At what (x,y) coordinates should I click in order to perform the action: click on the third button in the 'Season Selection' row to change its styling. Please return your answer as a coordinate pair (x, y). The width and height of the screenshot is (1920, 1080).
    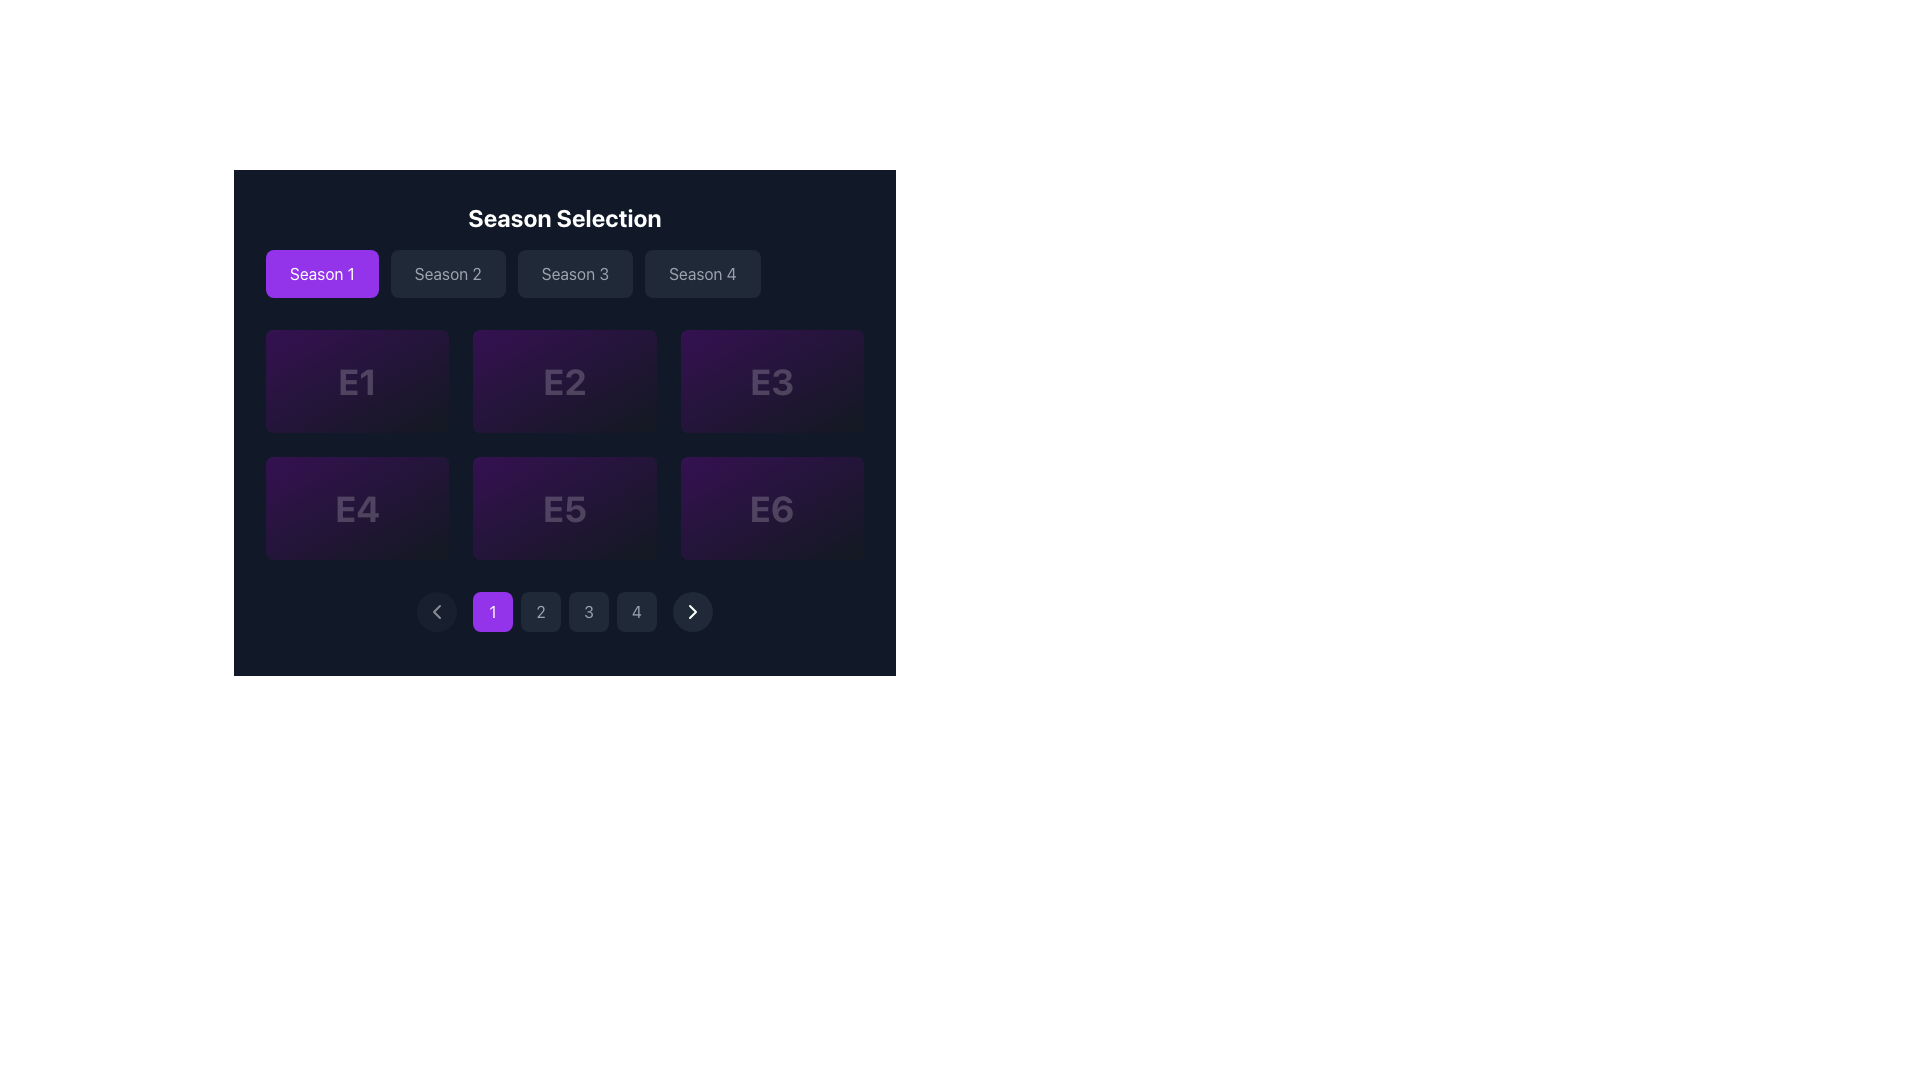
    Looking at the image, I should click on (574, 273).